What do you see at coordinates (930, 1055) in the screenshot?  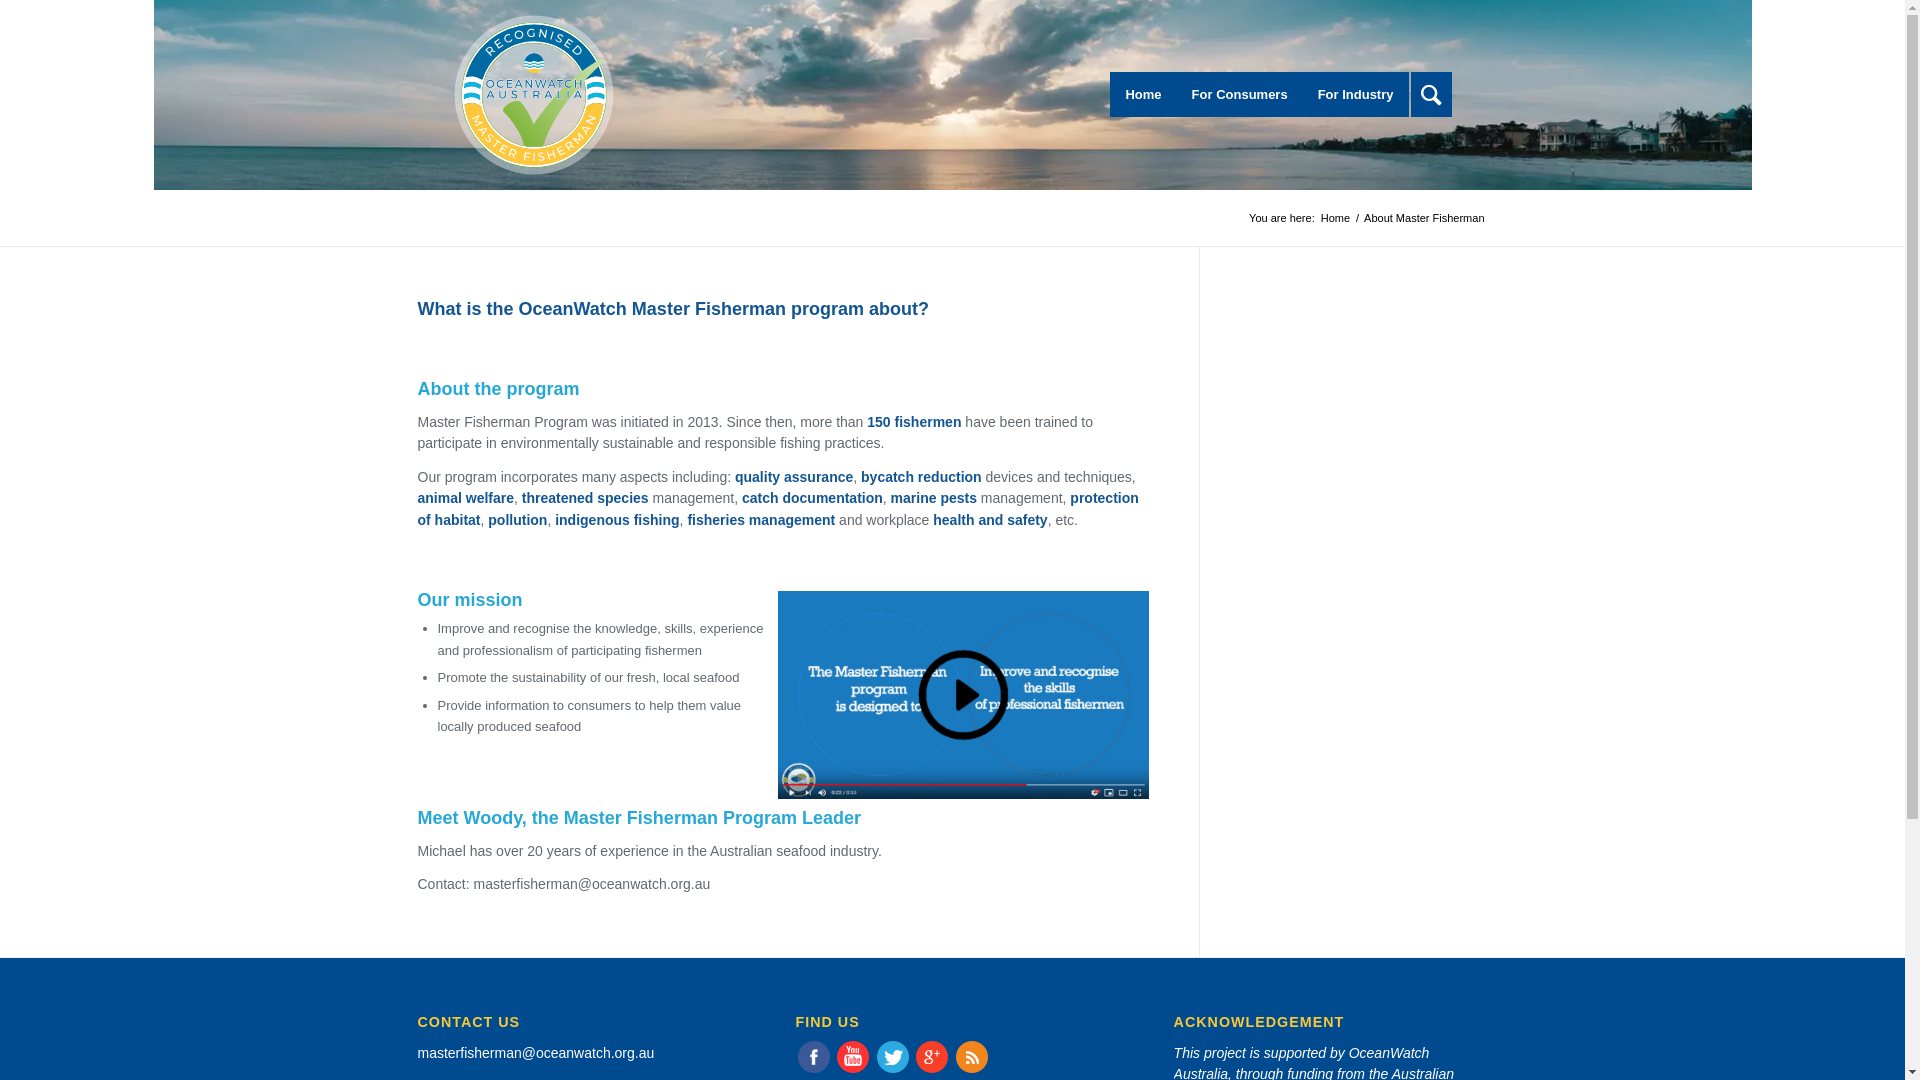 I see `'Gplus'` at bounding box center [930, 1055].